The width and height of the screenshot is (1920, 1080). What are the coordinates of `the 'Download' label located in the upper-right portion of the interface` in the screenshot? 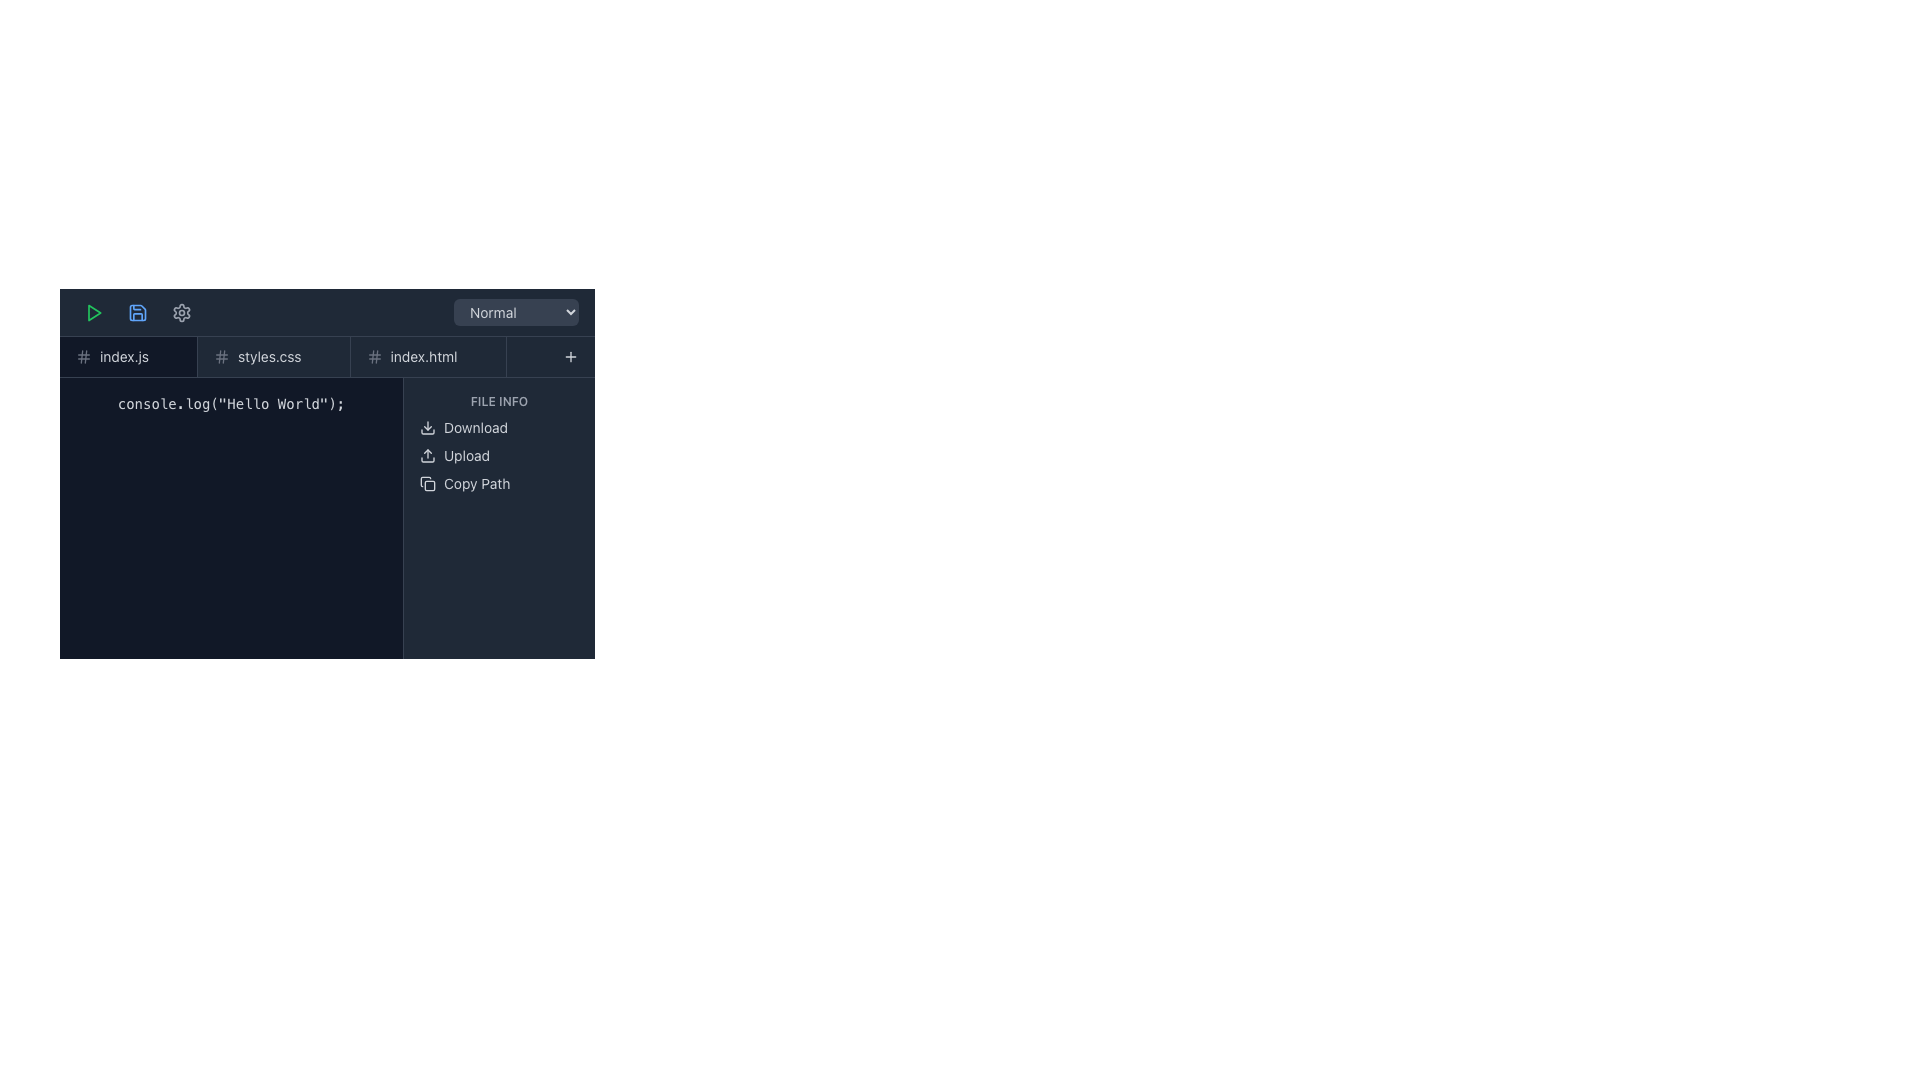 It's located at (474, 427).